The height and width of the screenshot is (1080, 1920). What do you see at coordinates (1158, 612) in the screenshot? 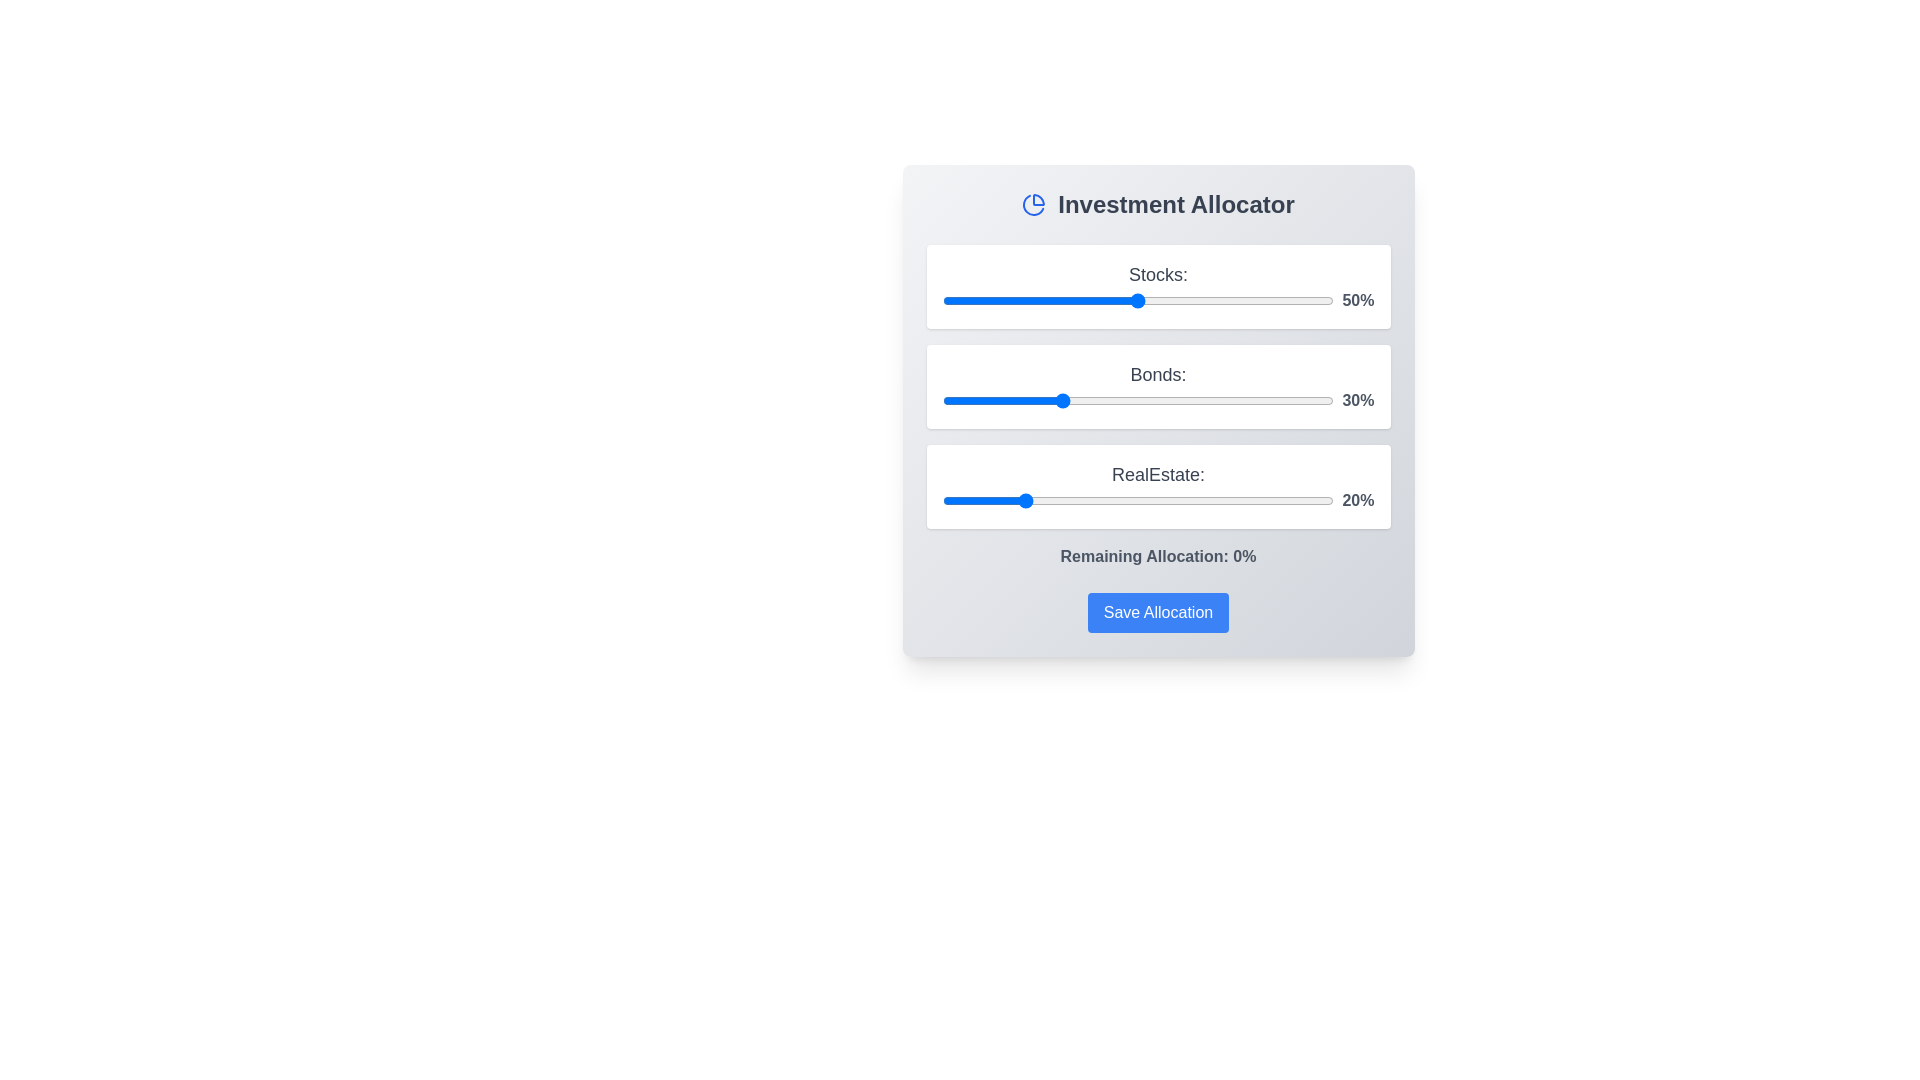
I see `the 'Save Allocation' button to save the current investment allocation` at bounding box center [1158, 612].